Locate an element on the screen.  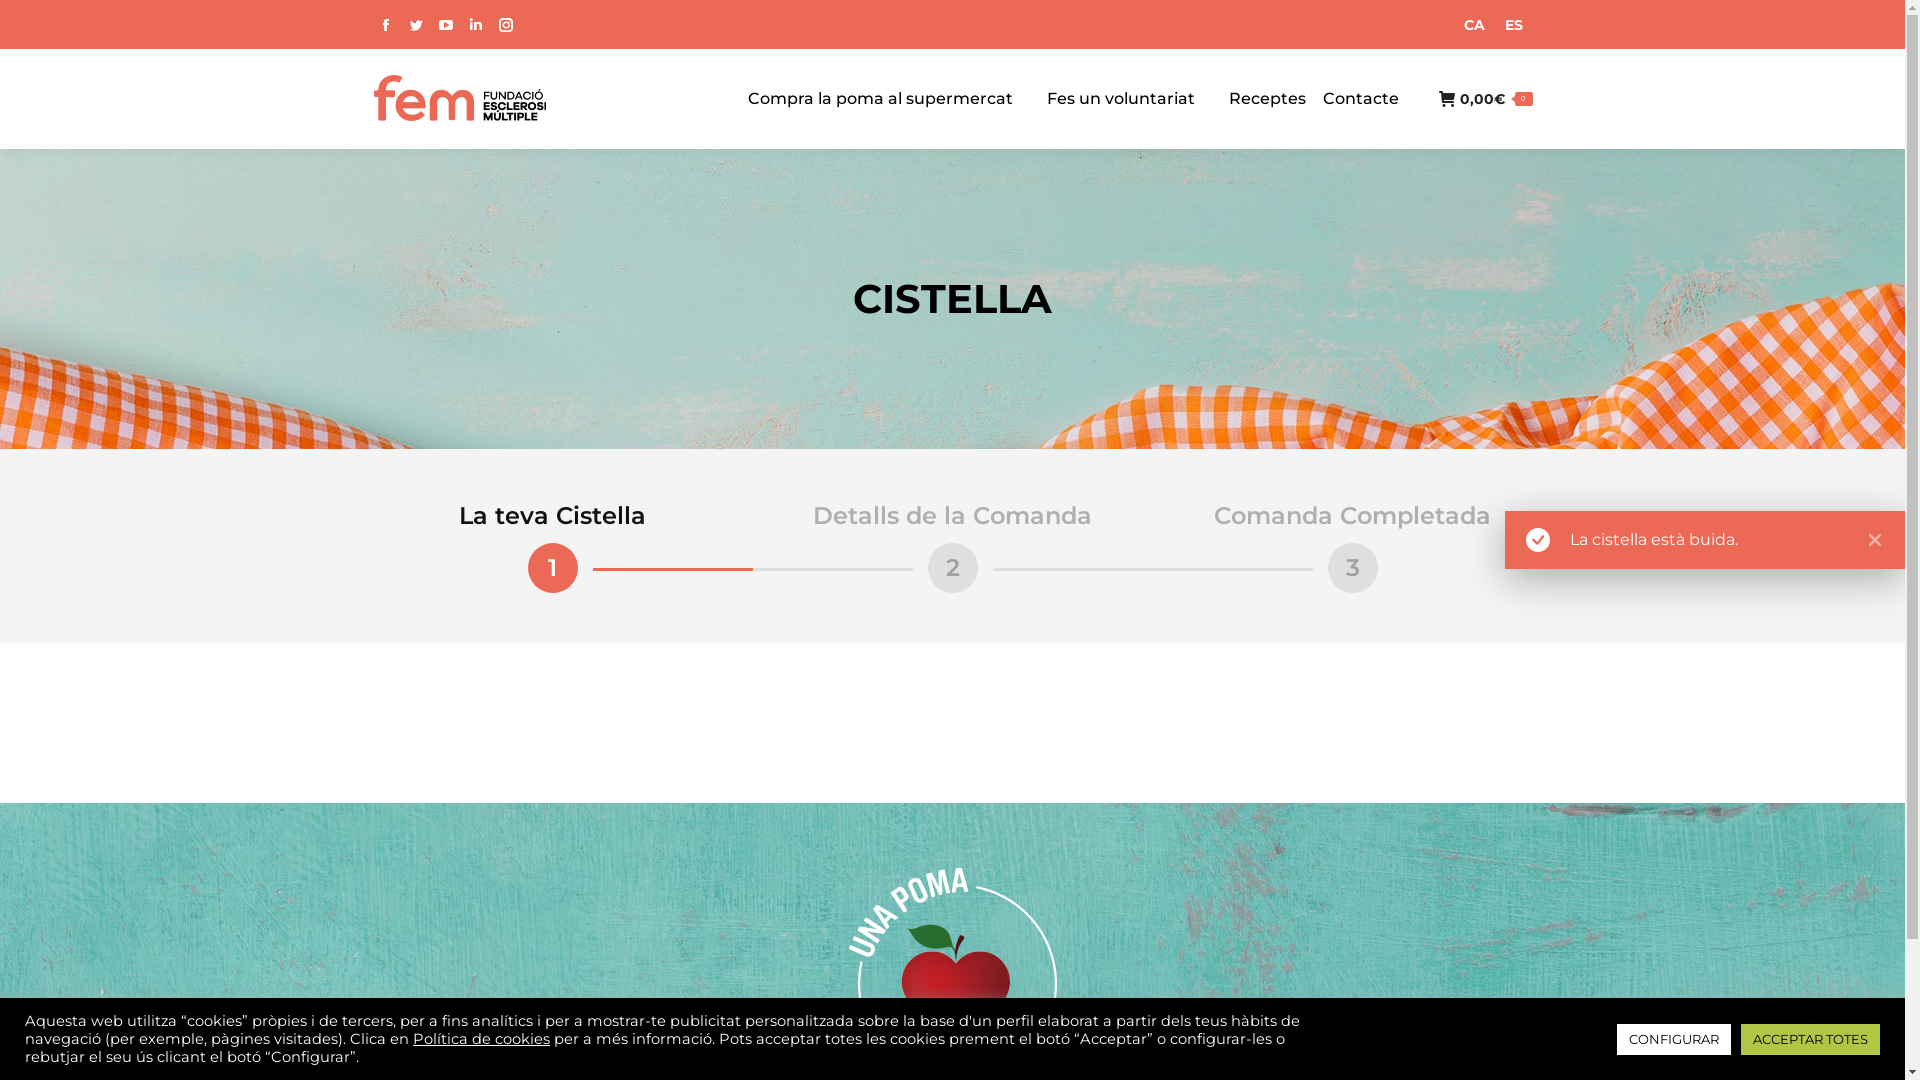
'Facebook page opens in new window' is located at coordinates (372, 24).